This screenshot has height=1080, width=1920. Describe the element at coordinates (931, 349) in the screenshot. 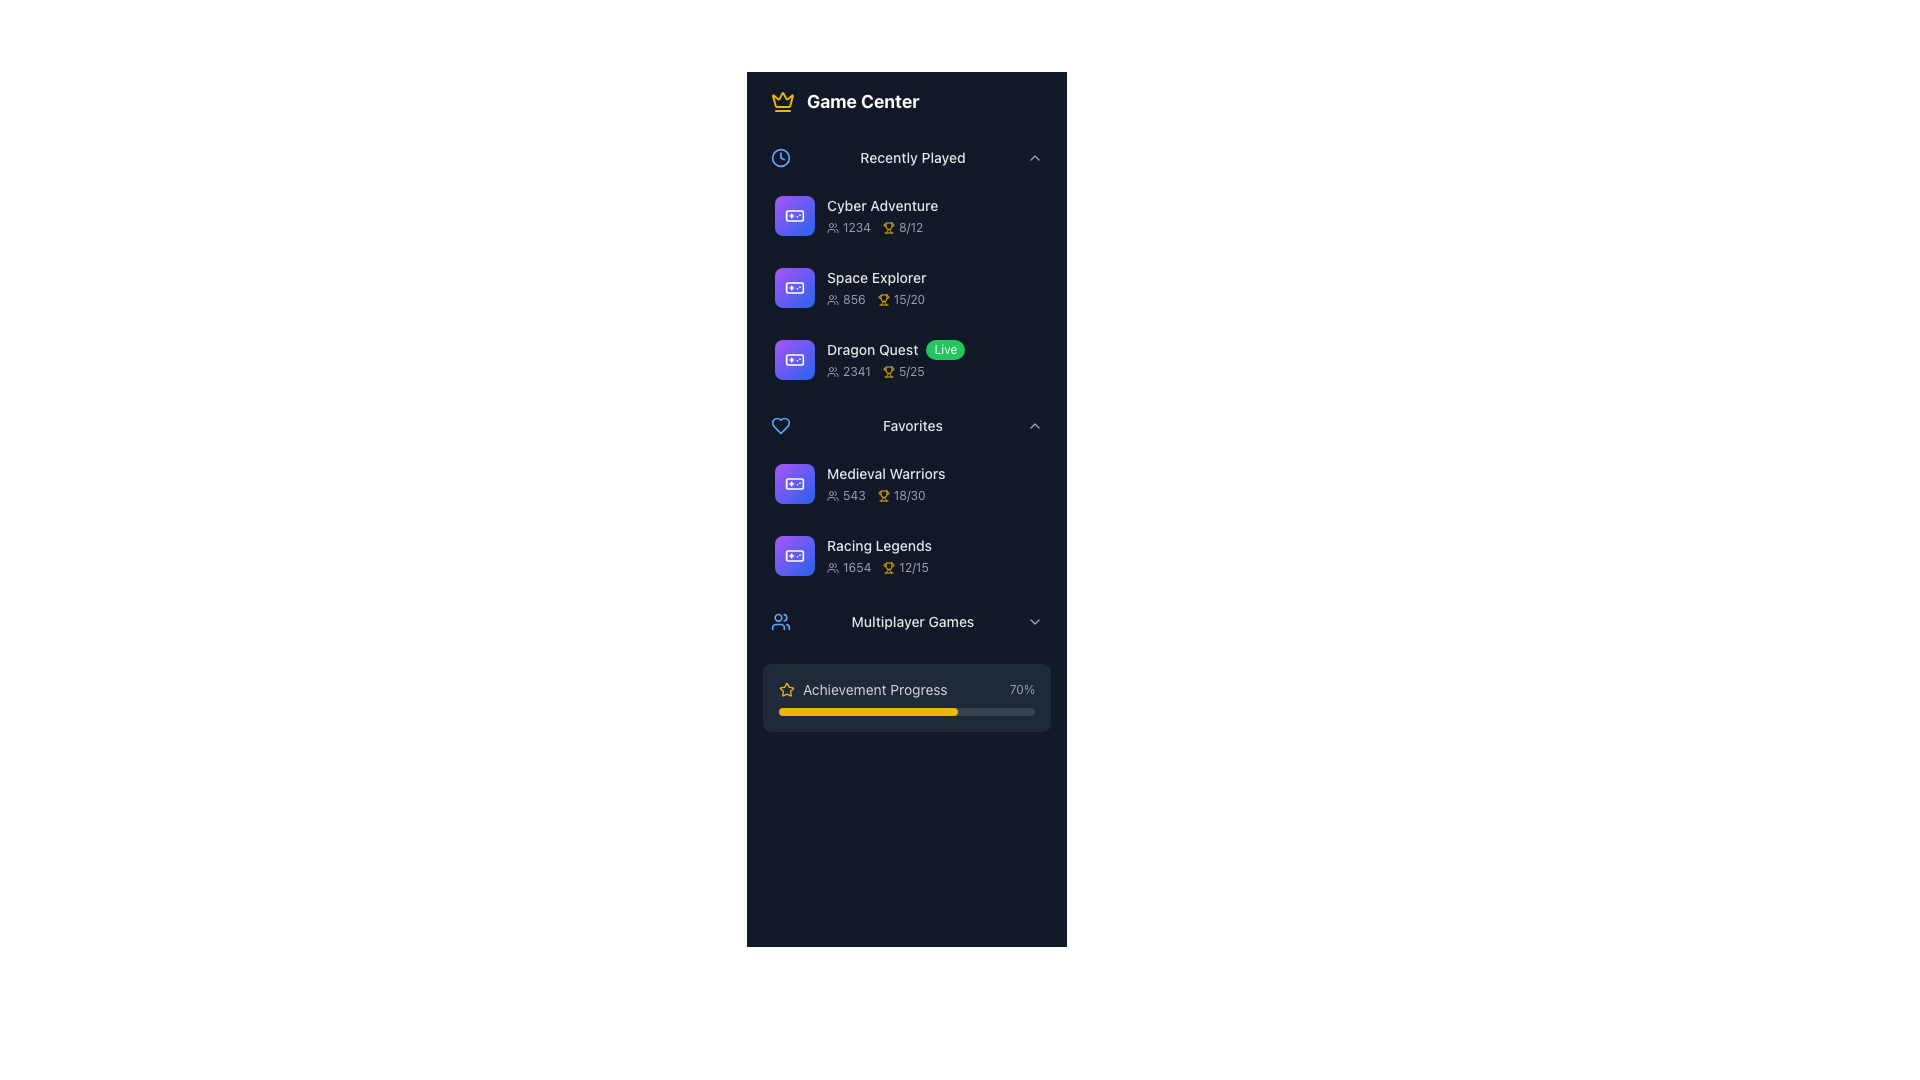

I see `the 'Dragon Quest' label group with the 'Live' badge, which is styled in medium gray and features a green badge with white text, located in the third row of the 'Recently Played' section in the 'Game Center' interface` at that location.